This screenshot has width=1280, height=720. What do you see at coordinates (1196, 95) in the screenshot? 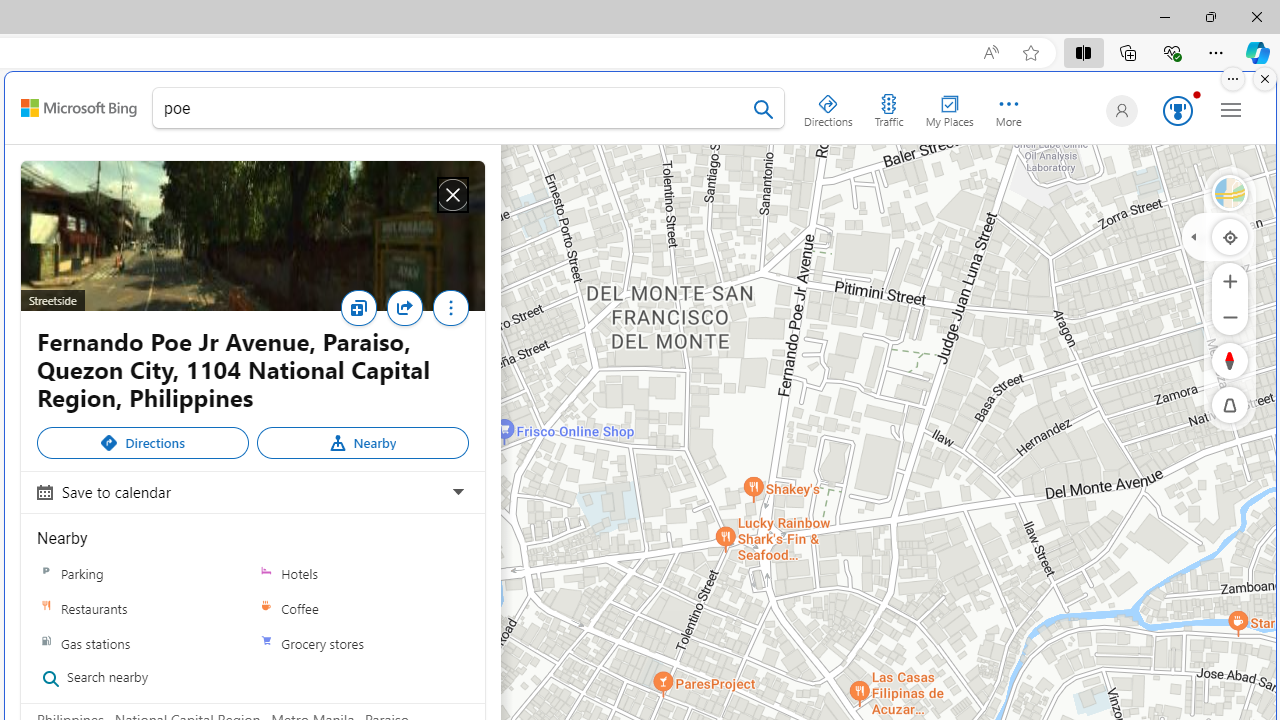
I see `'Animation'` at bounding box center [1196, 95].